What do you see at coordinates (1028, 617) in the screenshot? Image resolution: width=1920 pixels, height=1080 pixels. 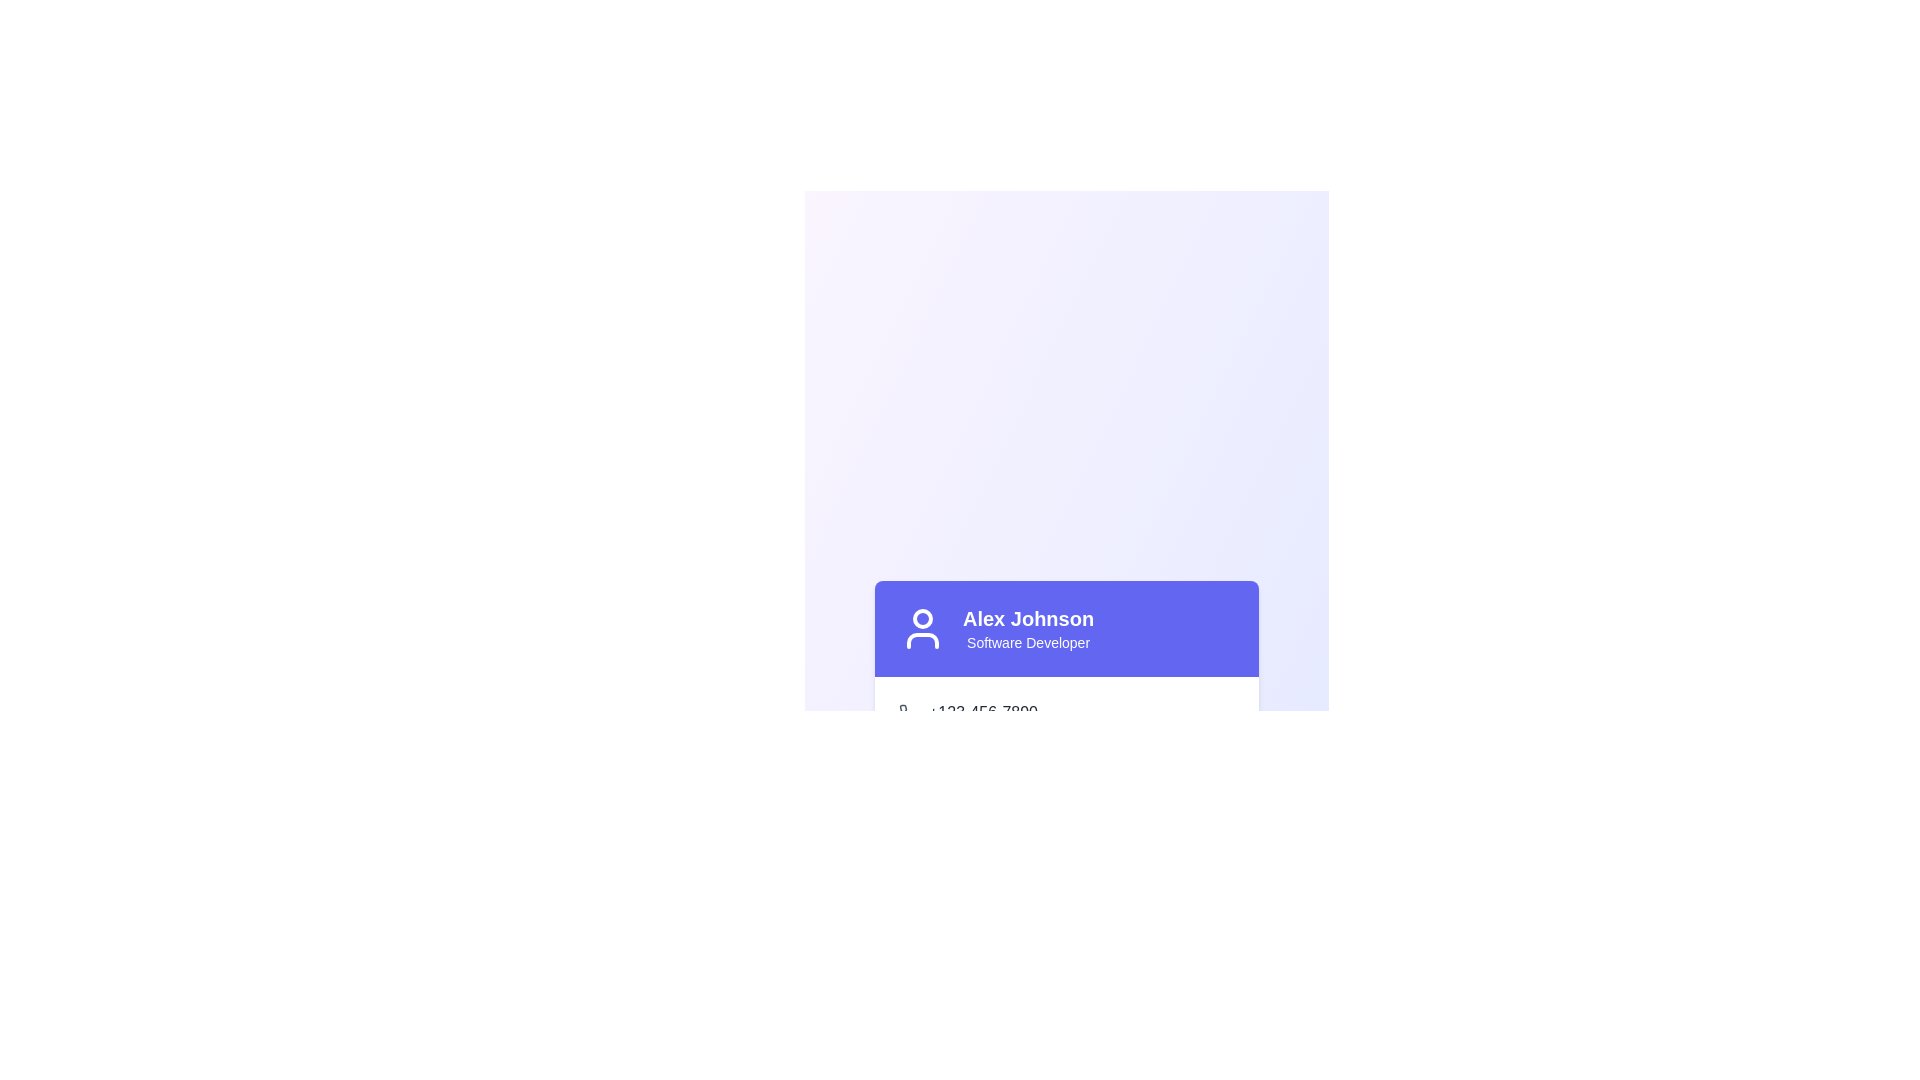 I see `the text label displaying the name 'Alex Johnson' located at the top-center of a blue rectangular card interface` at bounding box center [1028, 617].